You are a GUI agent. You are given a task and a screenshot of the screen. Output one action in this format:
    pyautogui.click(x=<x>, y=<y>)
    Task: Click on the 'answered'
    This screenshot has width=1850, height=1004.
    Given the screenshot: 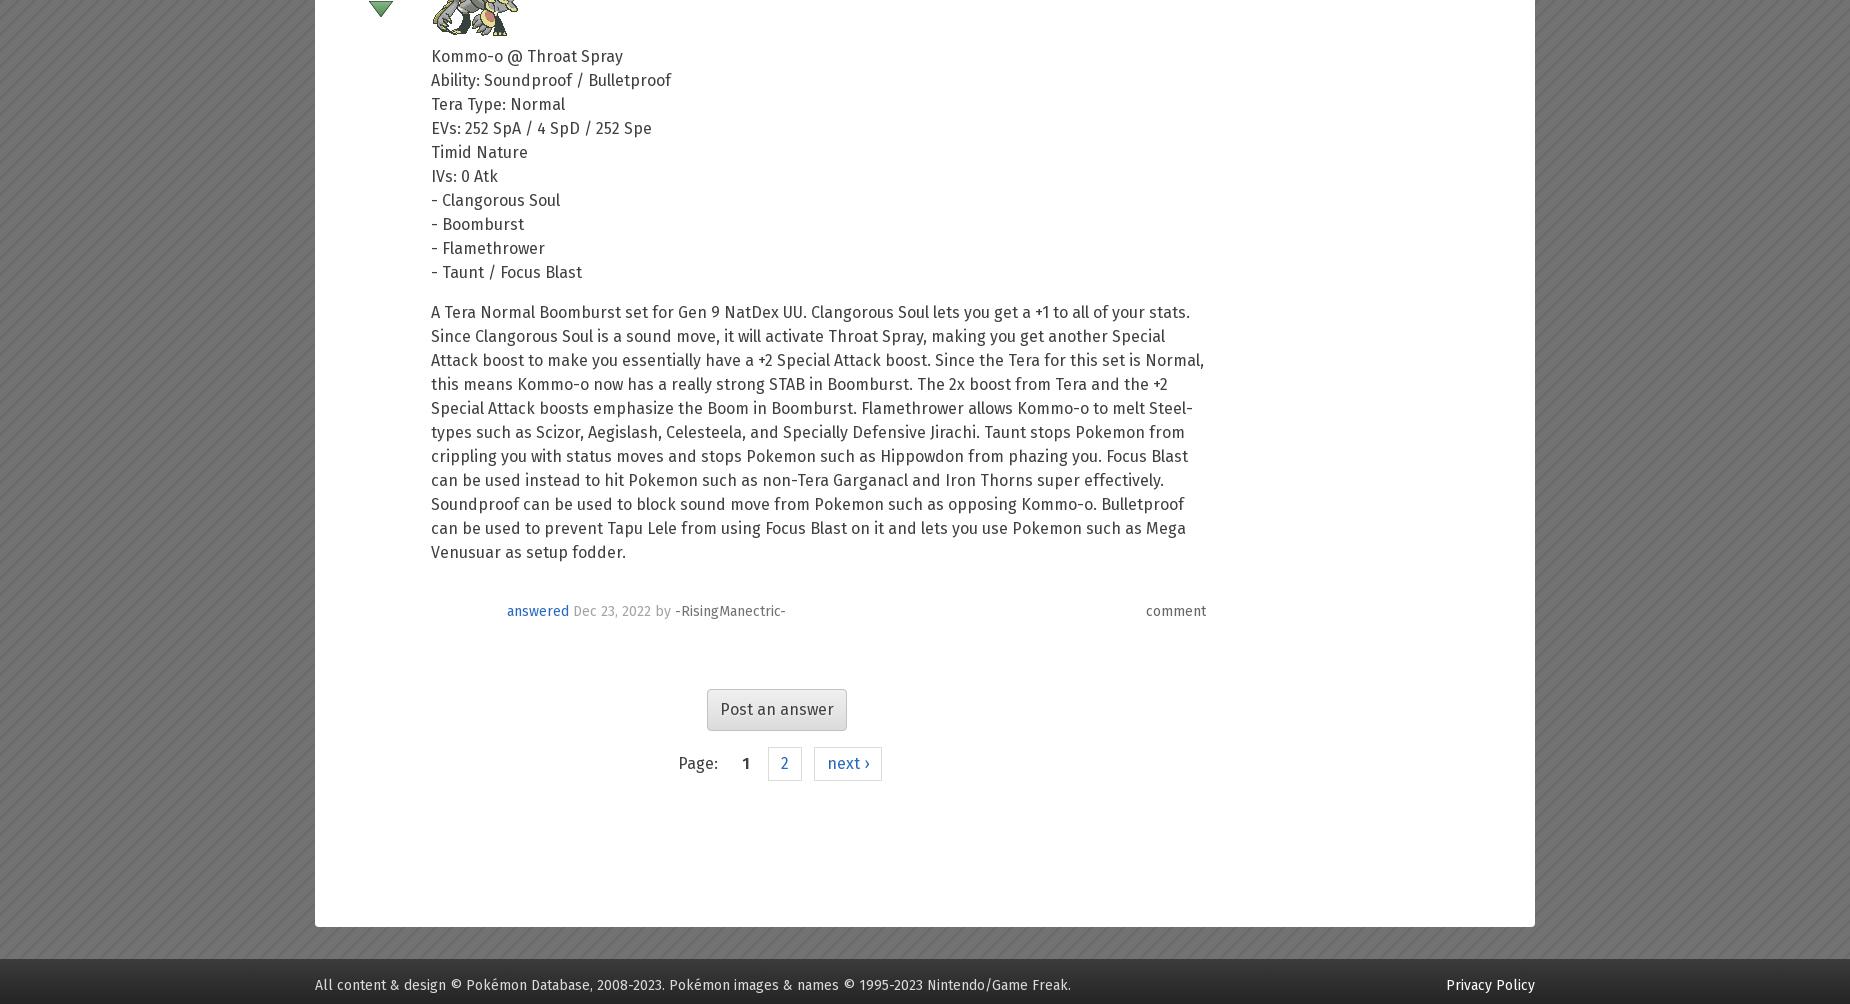 What is the action you would take?
    pyautogui.click(x=537, y=610)
    